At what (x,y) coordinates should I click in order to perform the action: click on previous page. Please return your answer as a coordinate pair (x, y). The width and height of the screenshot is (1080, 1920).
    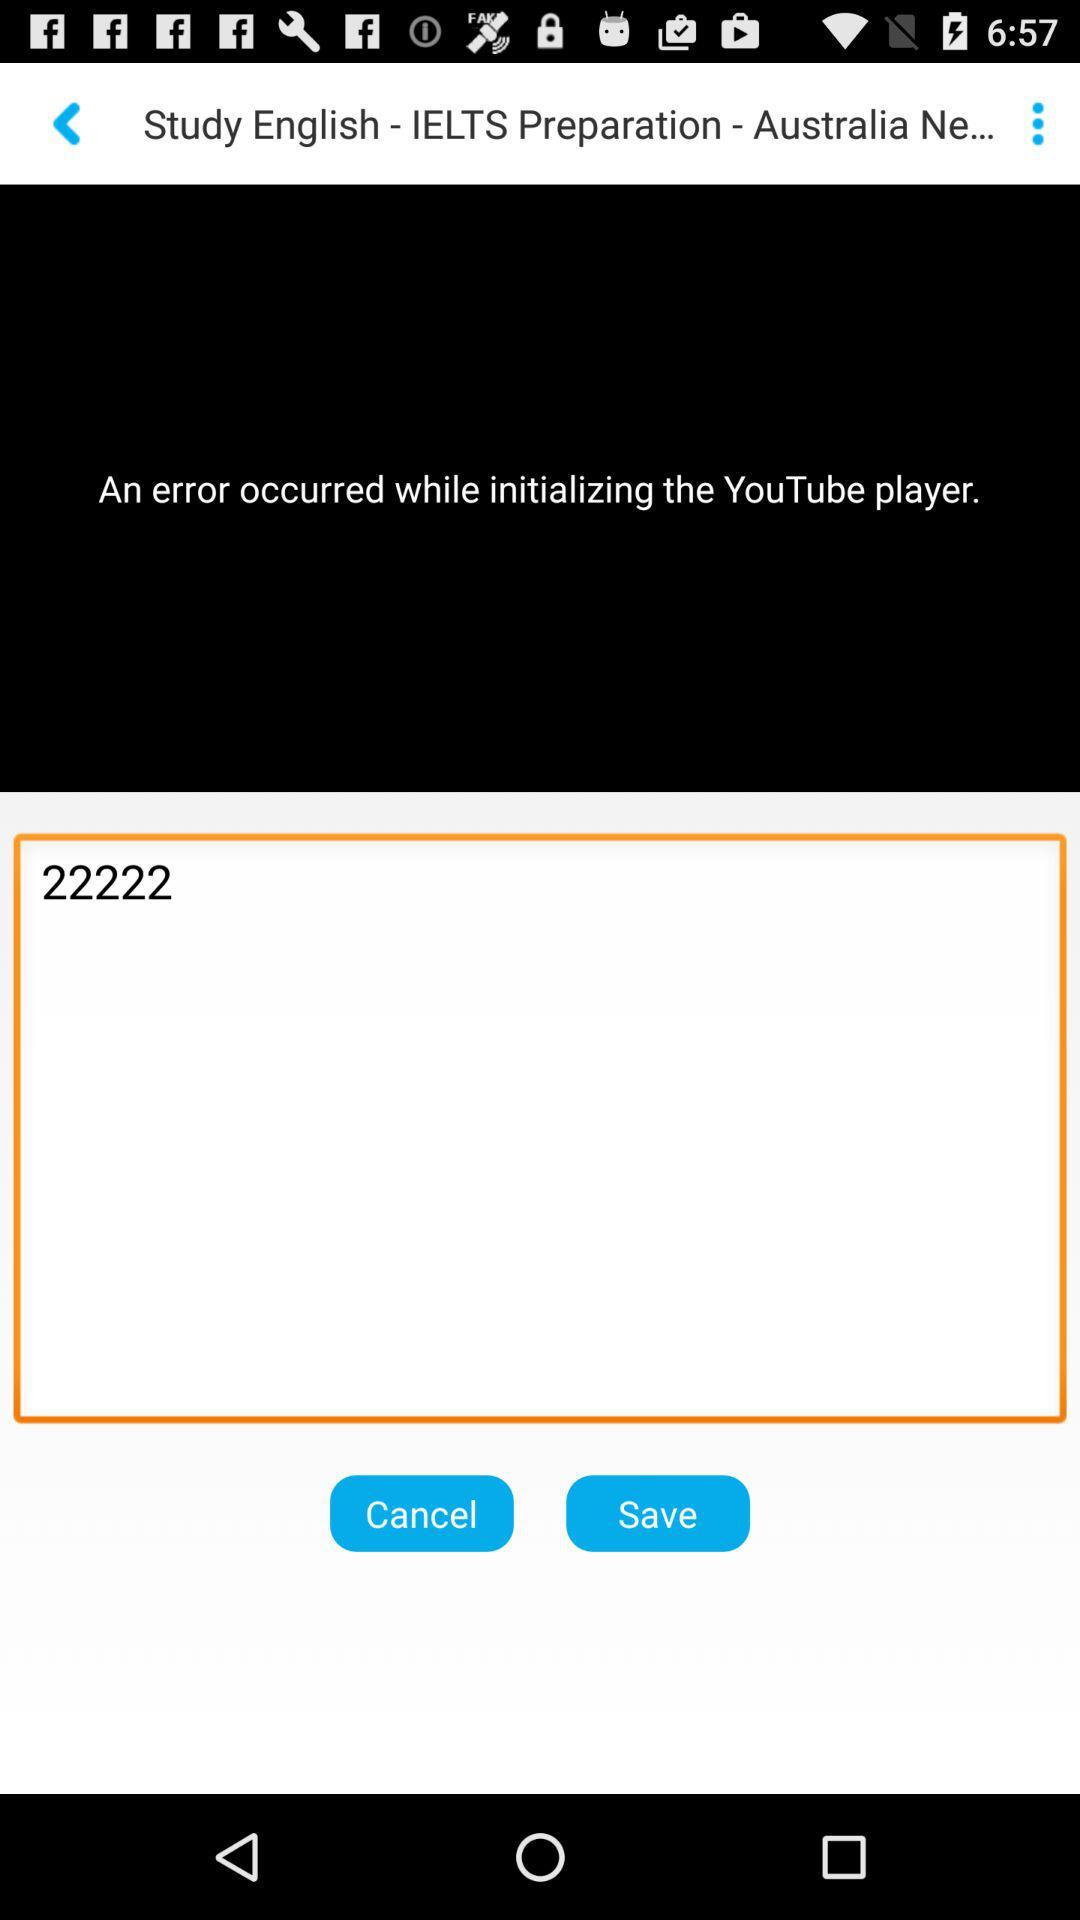
    Looking at the image, I should click on (68, 122).